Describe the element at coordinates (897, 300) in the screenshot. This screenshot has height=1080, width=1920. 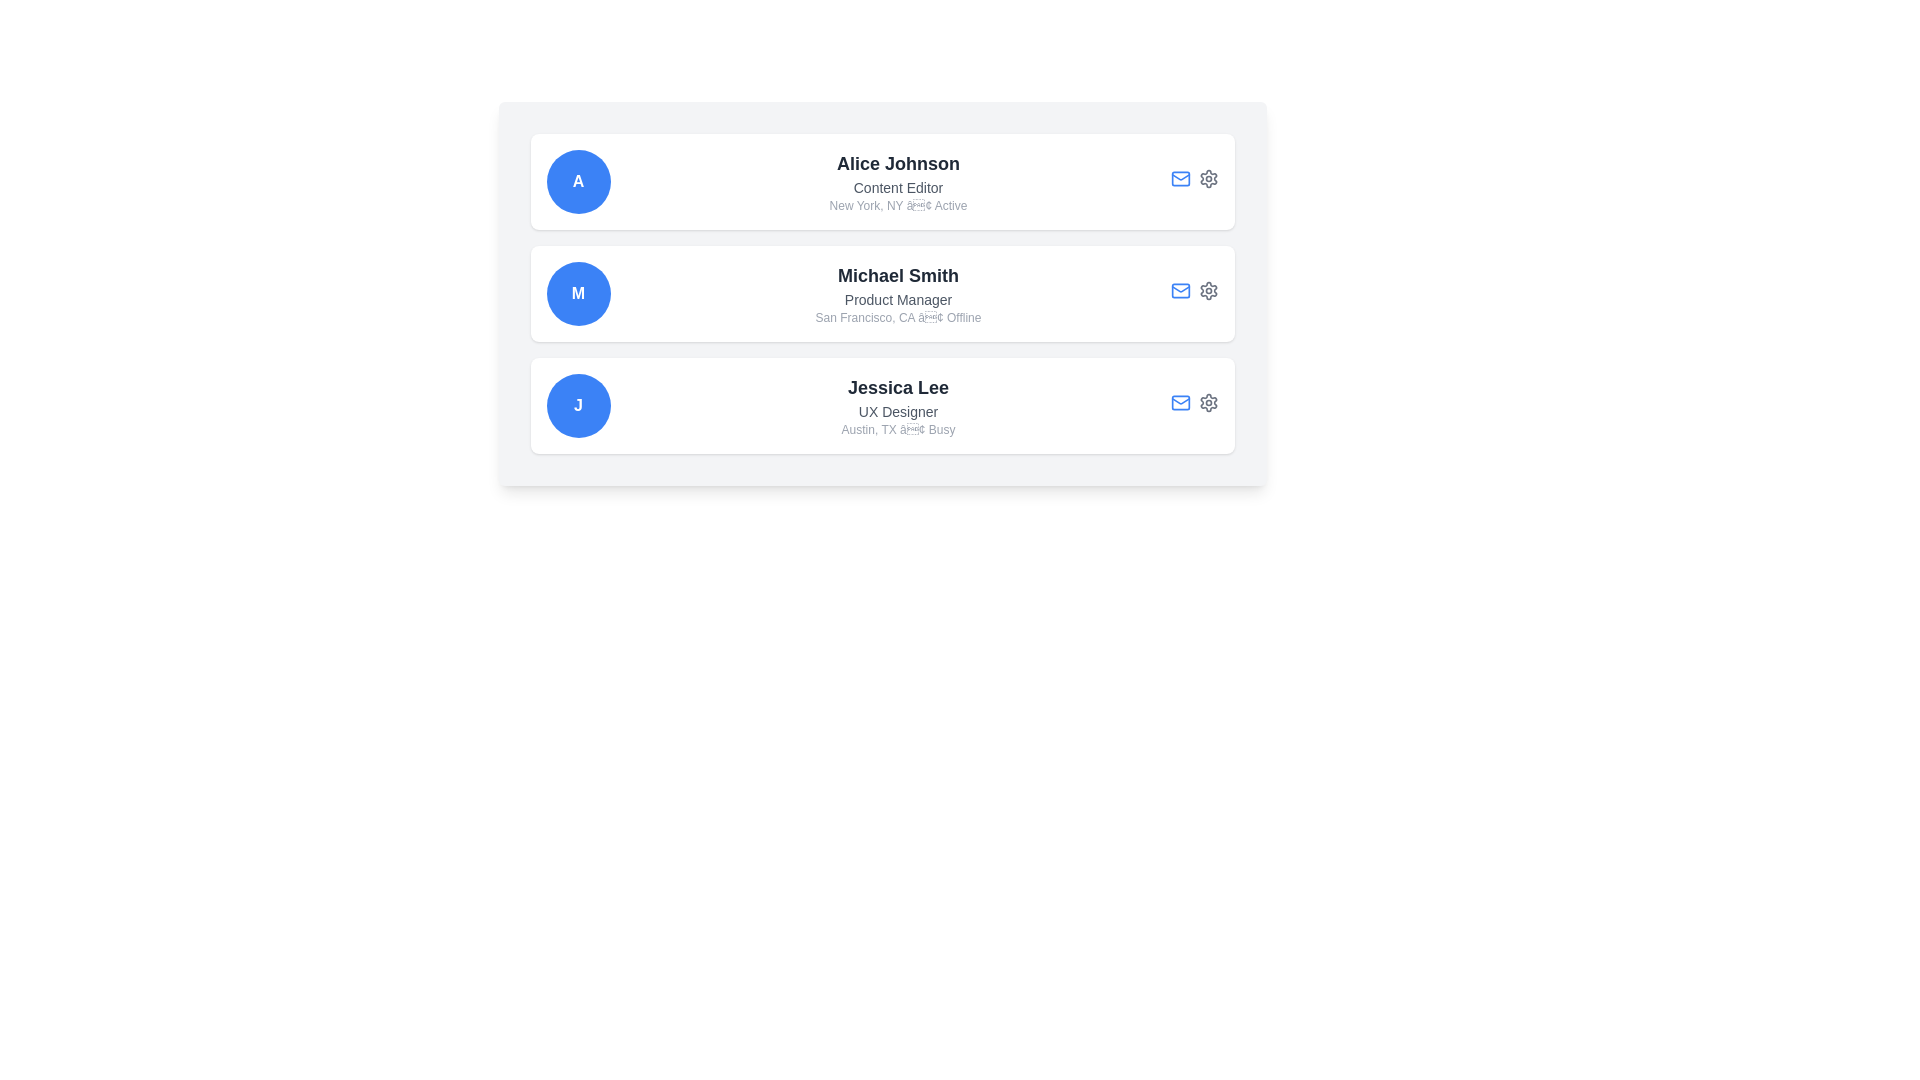
I see `the static text label that describes the professional role or job title of 'Michael Smith', positioned below the name and above the location and status text` at that location.